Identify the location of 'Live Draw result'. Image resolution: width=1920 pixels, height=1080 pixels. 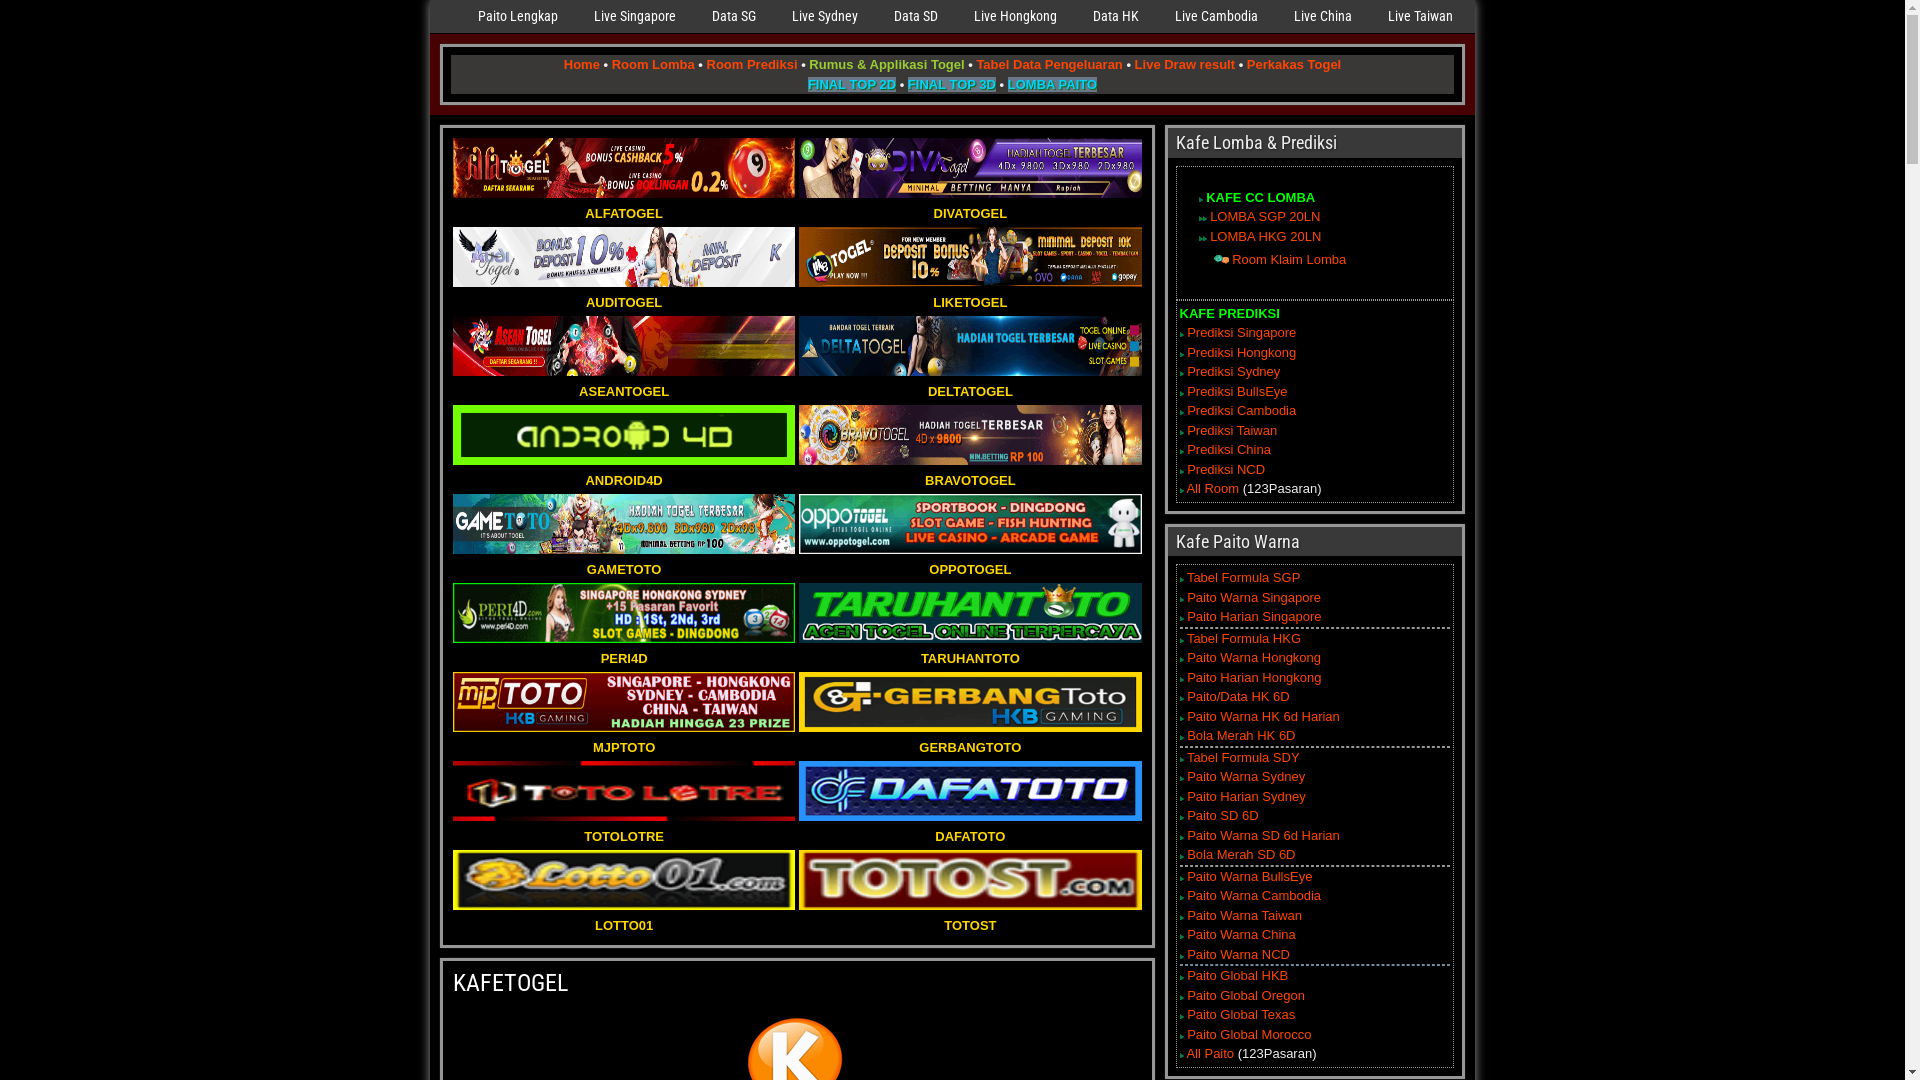
(1185, 63).